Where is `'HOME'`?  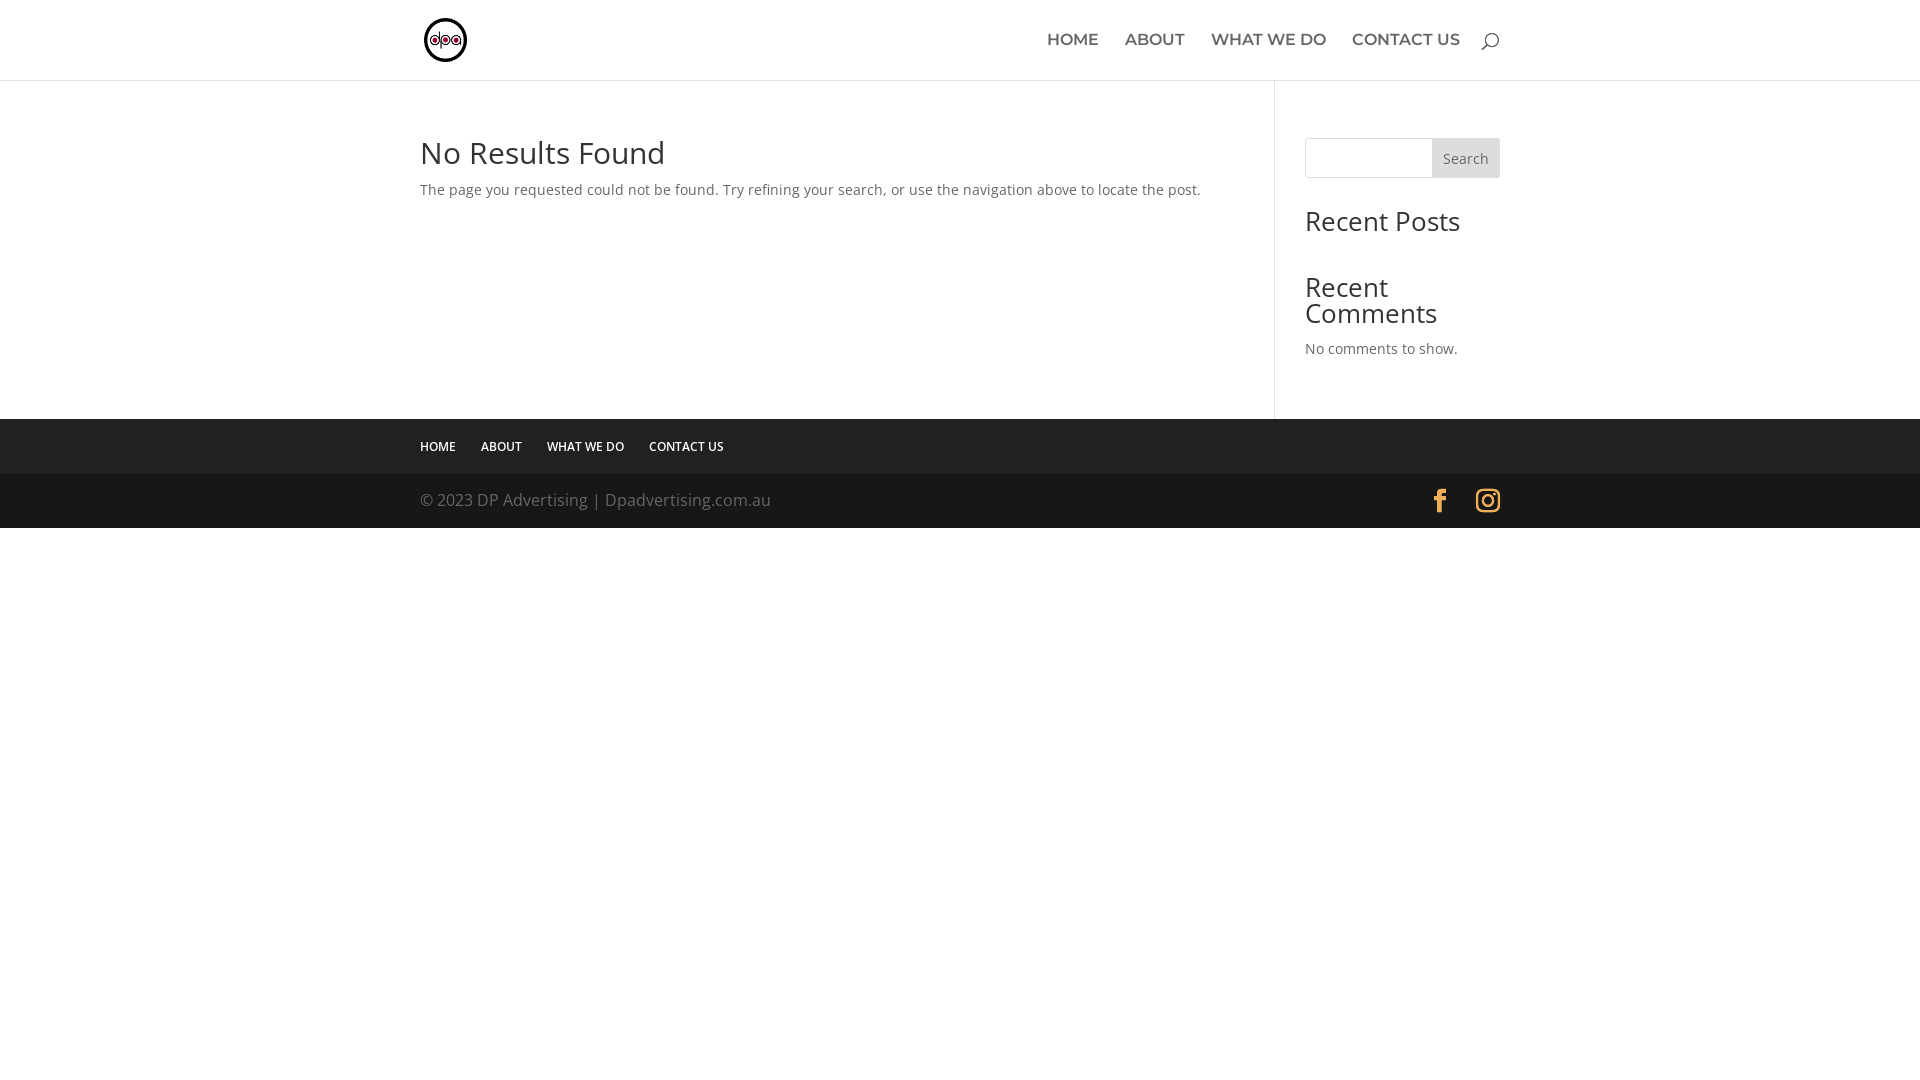 'HOME' is located at coordinates (436, 445).